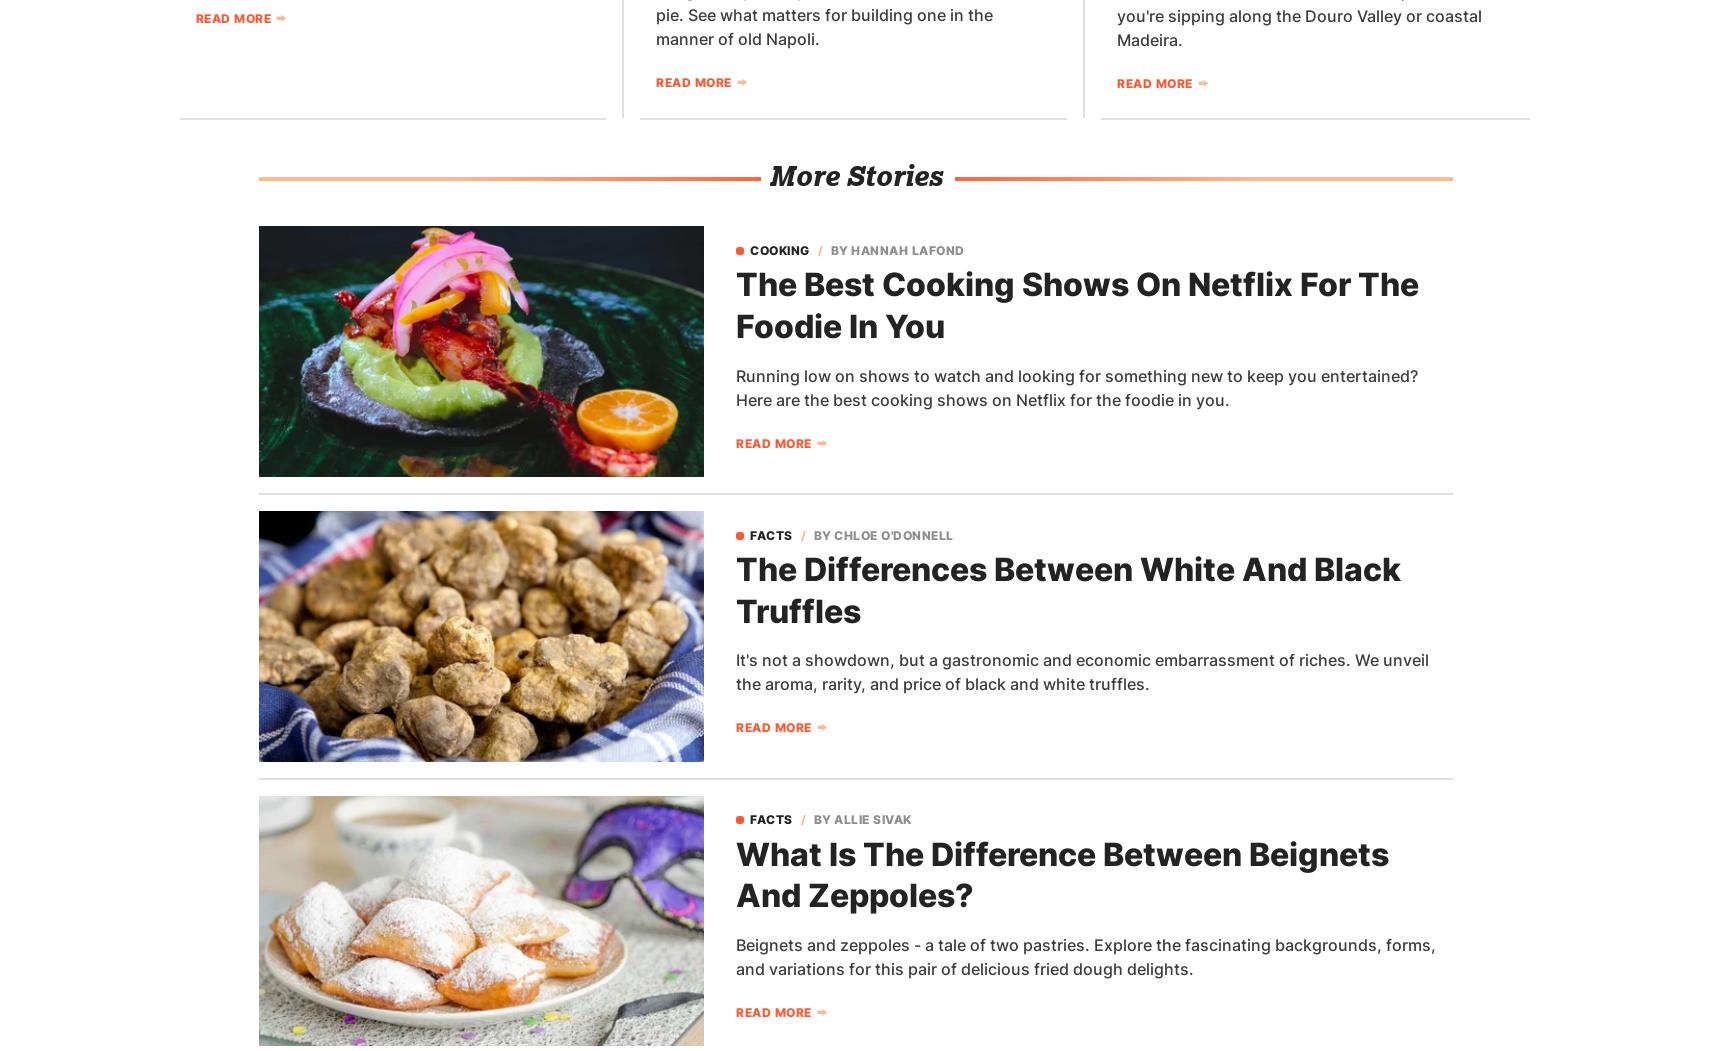  Describe the element at coordinates (735, 385) in the screenshot. I see `'Running low on shows to watch and looking for something new to keep you entertained? Here are the best cooking shows on Netflix for the foodie in you.'` at that location.